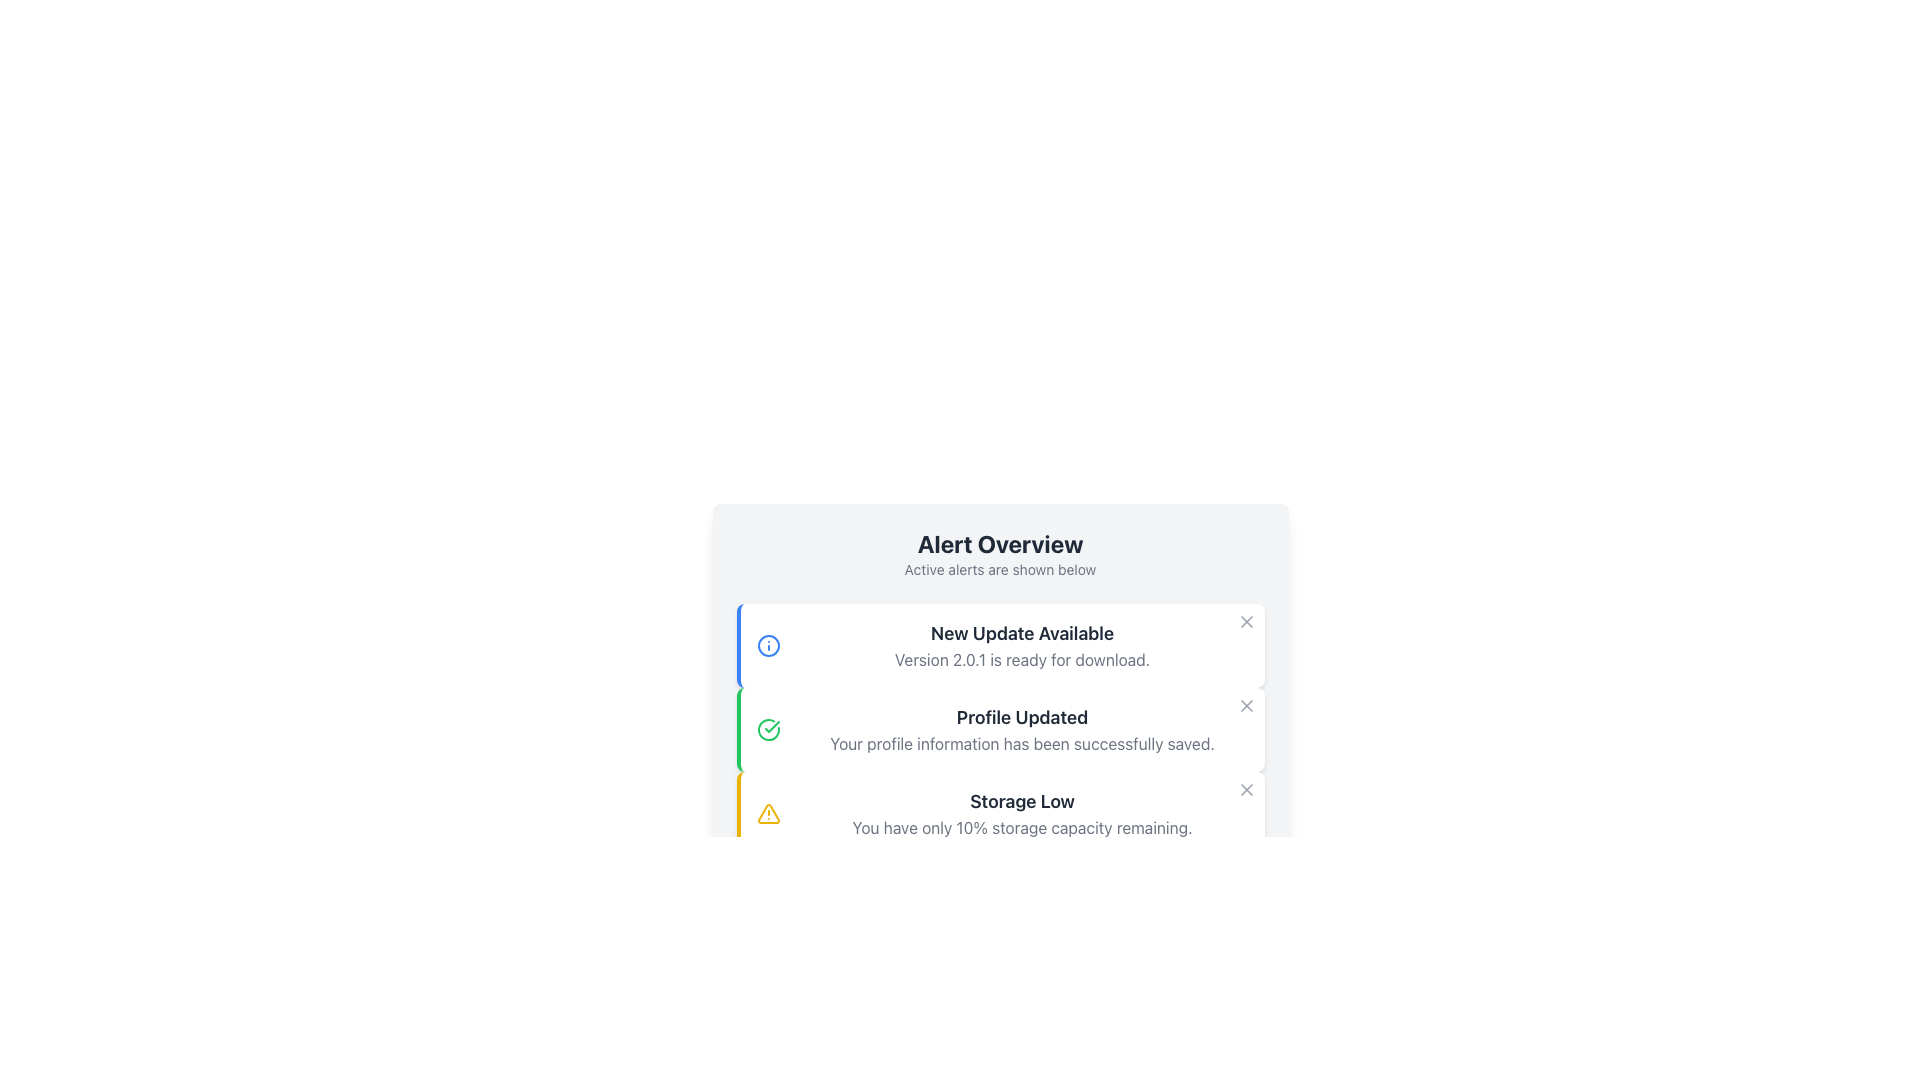 Image resolution: width=1920 pixels, height=1080 pixels. I want to click on the close icon styled as an 'X' in the third notification box labeled 'Profile Updated', so click(1245, 704).